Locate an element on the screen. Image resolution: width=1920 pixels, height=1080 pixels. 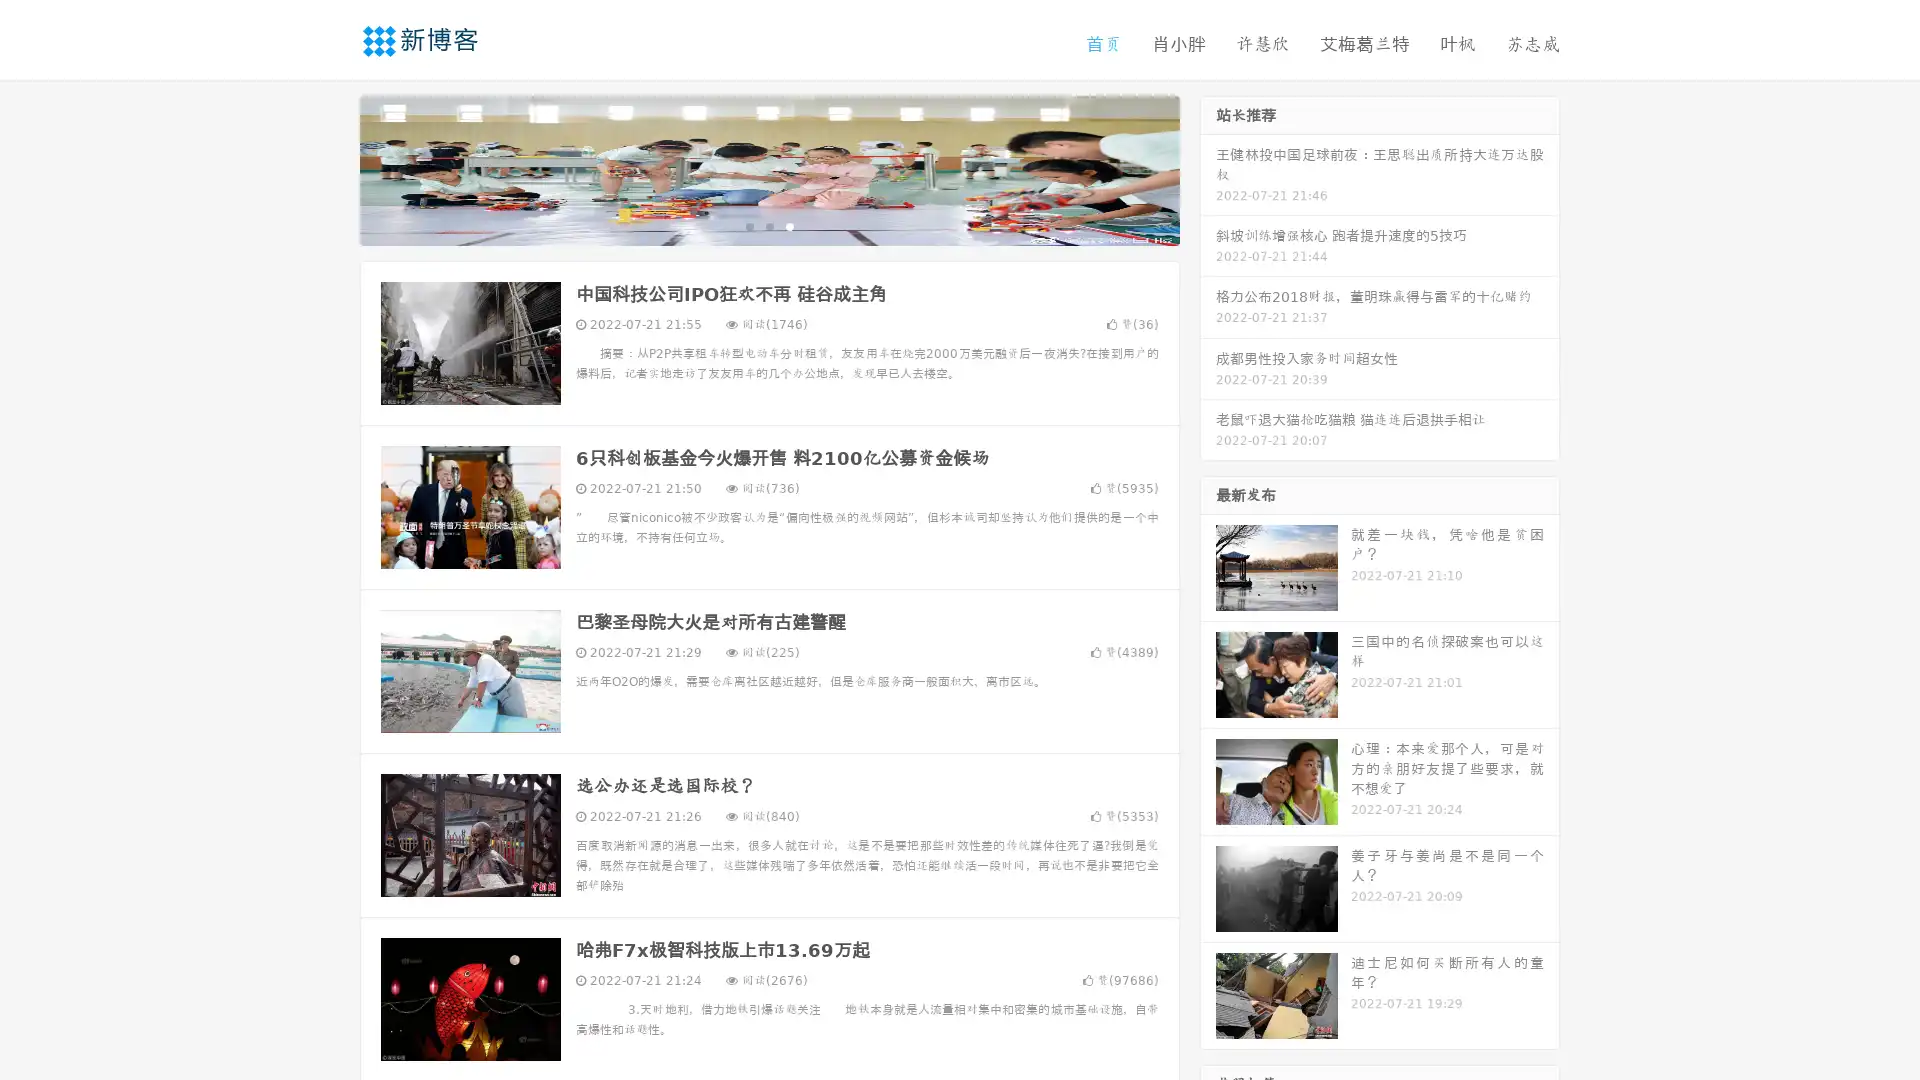
Previous slide is located at coordinates (330, 168).